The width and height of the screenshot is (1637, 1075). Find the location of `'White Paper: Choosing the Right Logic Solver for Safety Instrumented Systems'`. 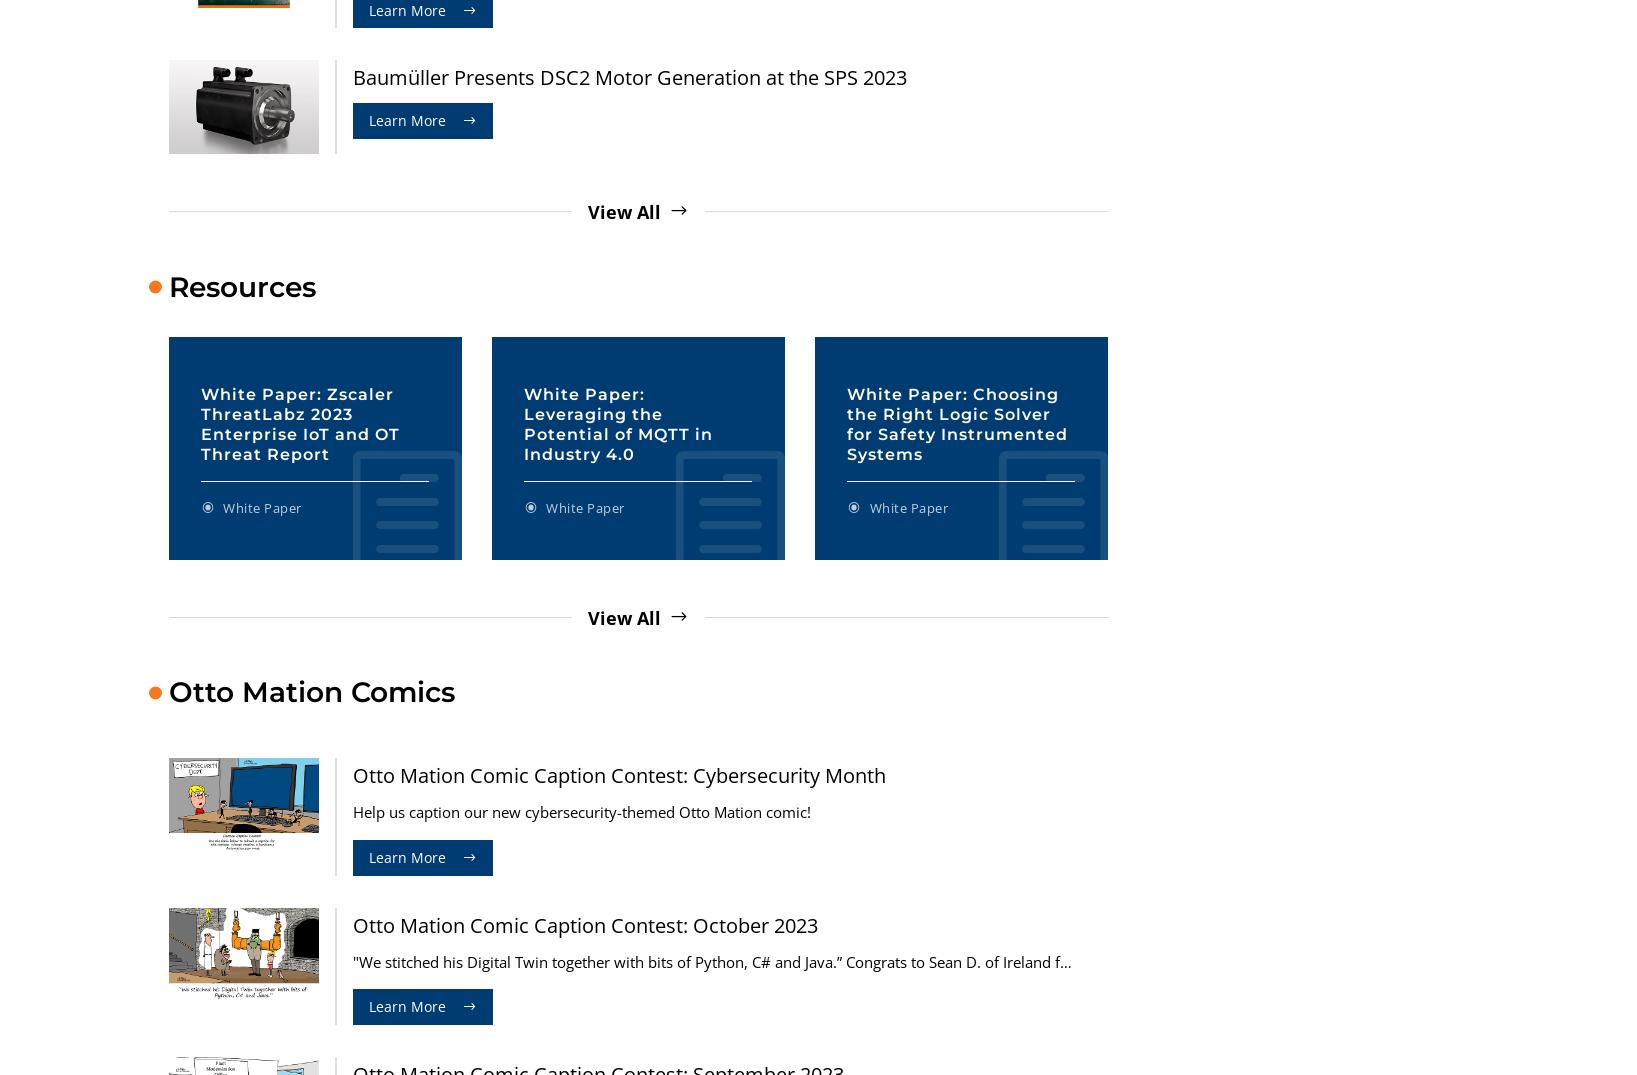

'White Paper: Choosing the Right Logic Solver for Safety Instrumented Systems' is located at coordinates (957, 422).